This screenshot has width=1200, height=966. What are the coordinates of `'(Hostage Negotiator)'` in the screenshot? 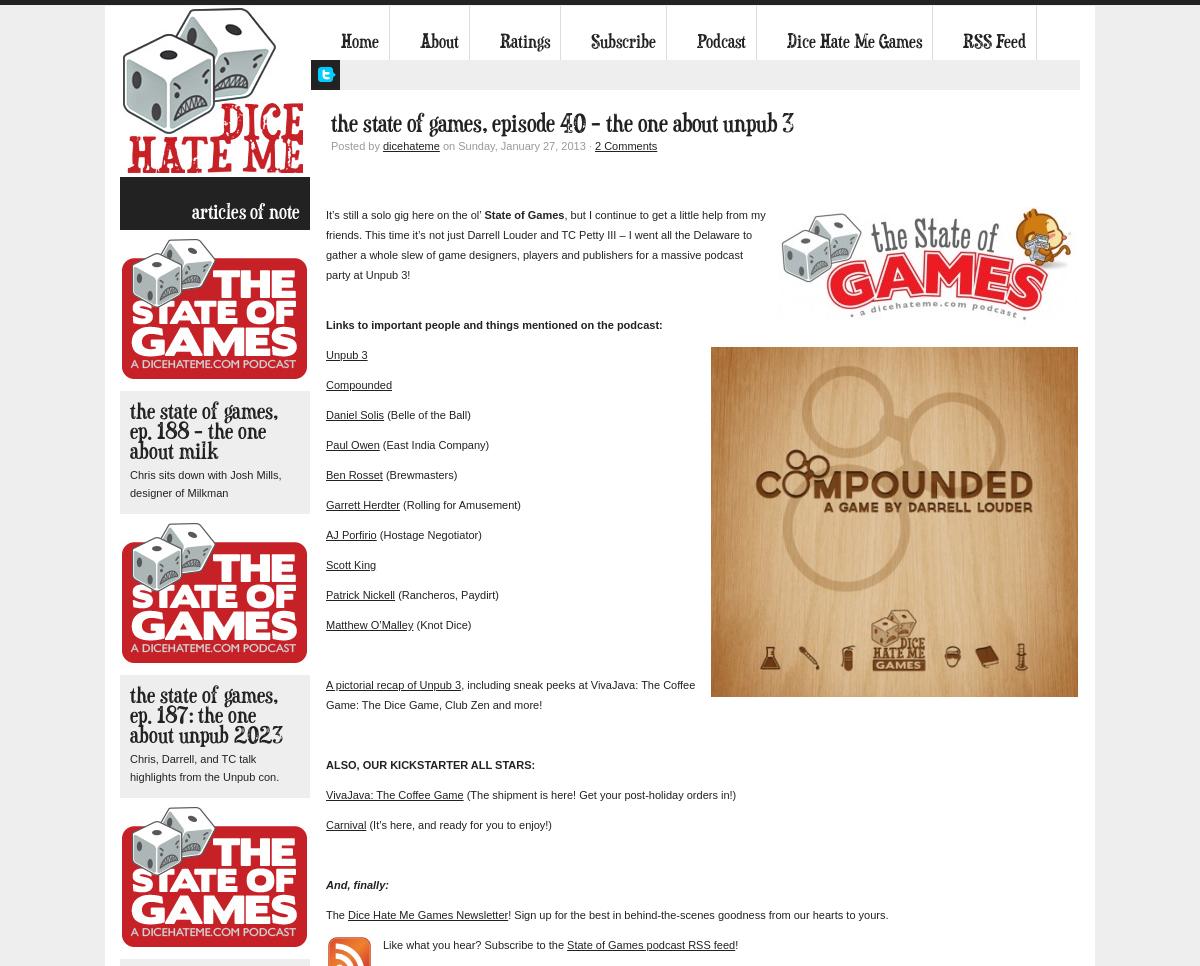 It's located at (428, 534).